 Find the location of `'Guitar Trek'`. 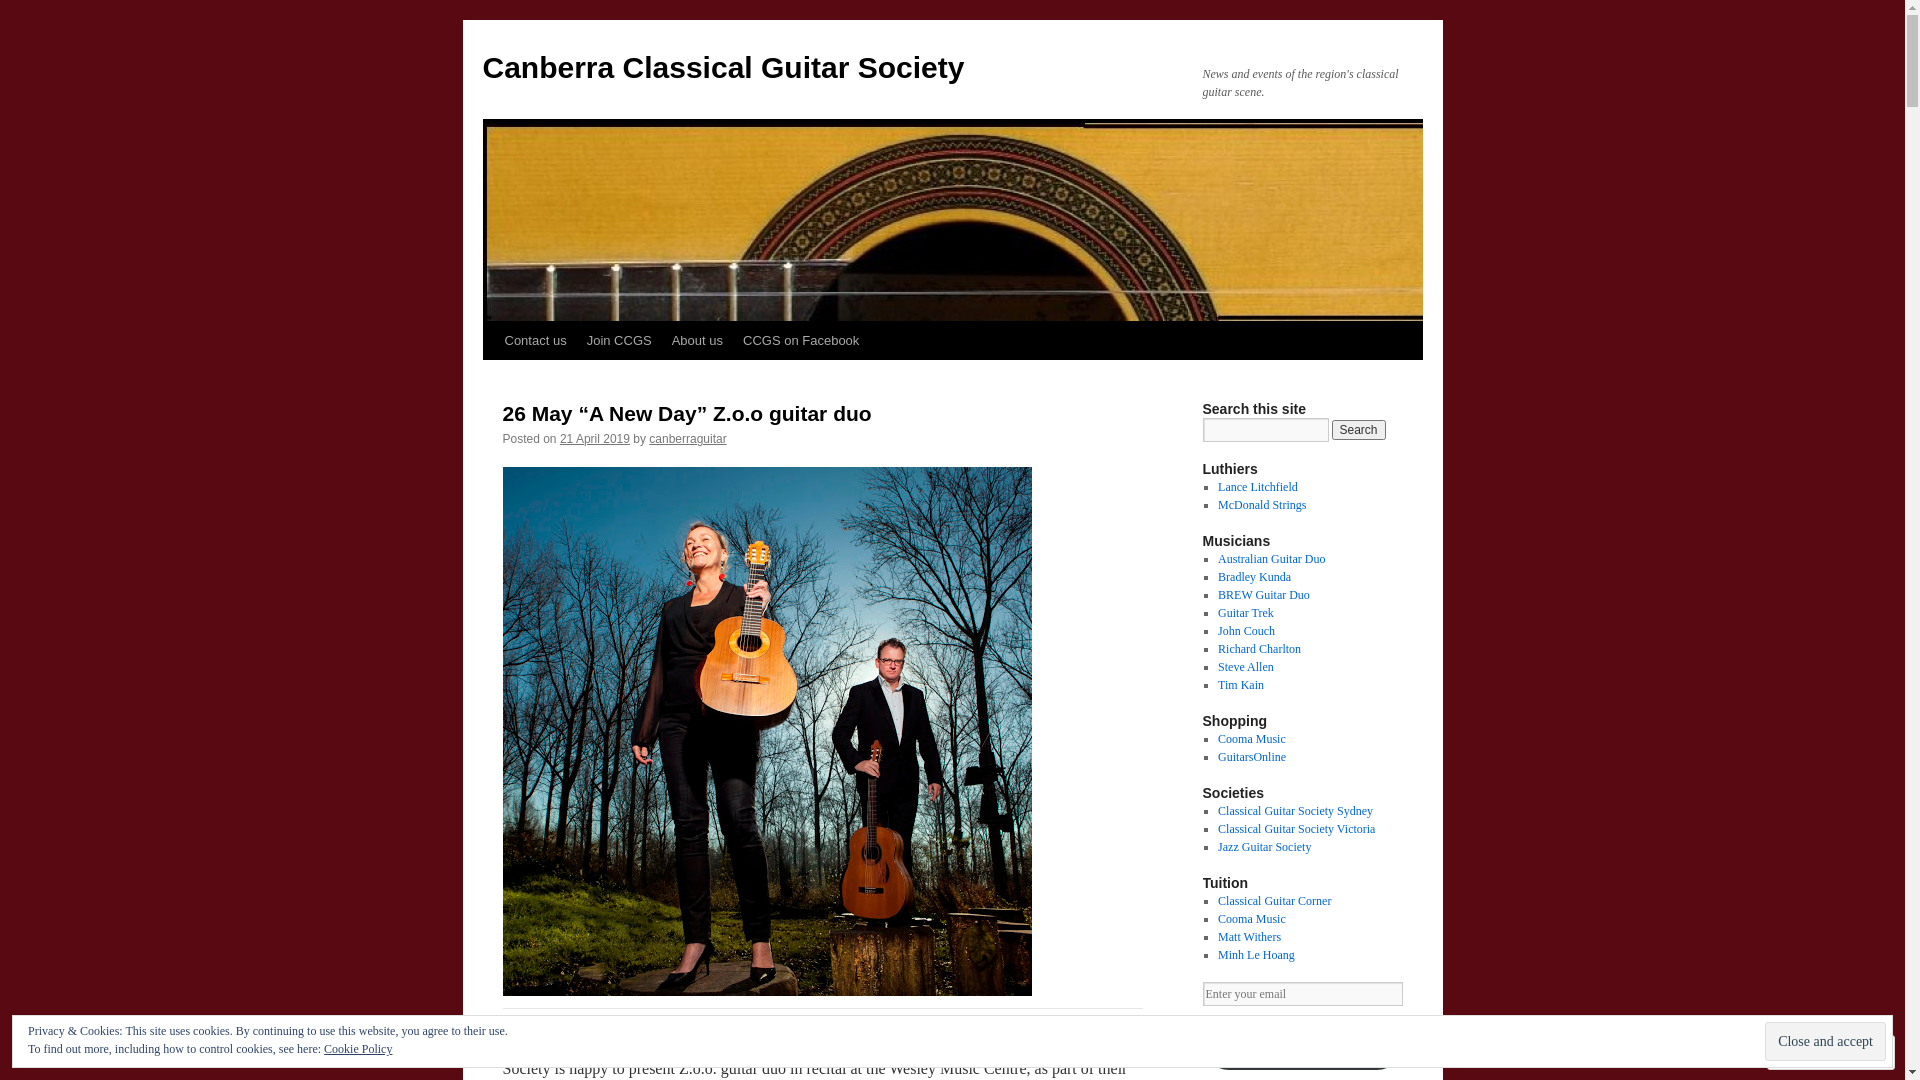

'Guitar Trek' is located at coordinates (1245, 612).